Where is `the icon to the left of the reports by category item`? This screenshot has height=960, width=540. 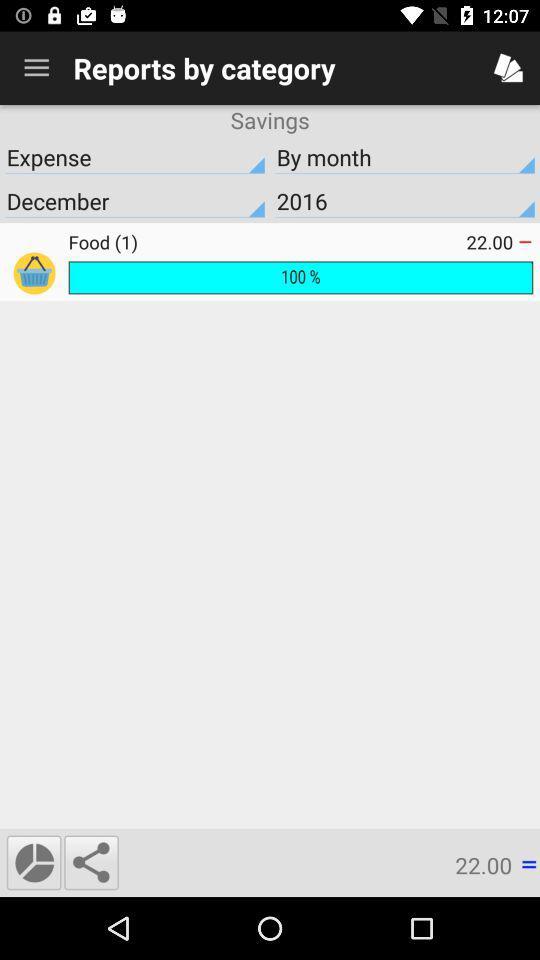
the icon to the left of the reports by category item is located at coordinates (36, 68).